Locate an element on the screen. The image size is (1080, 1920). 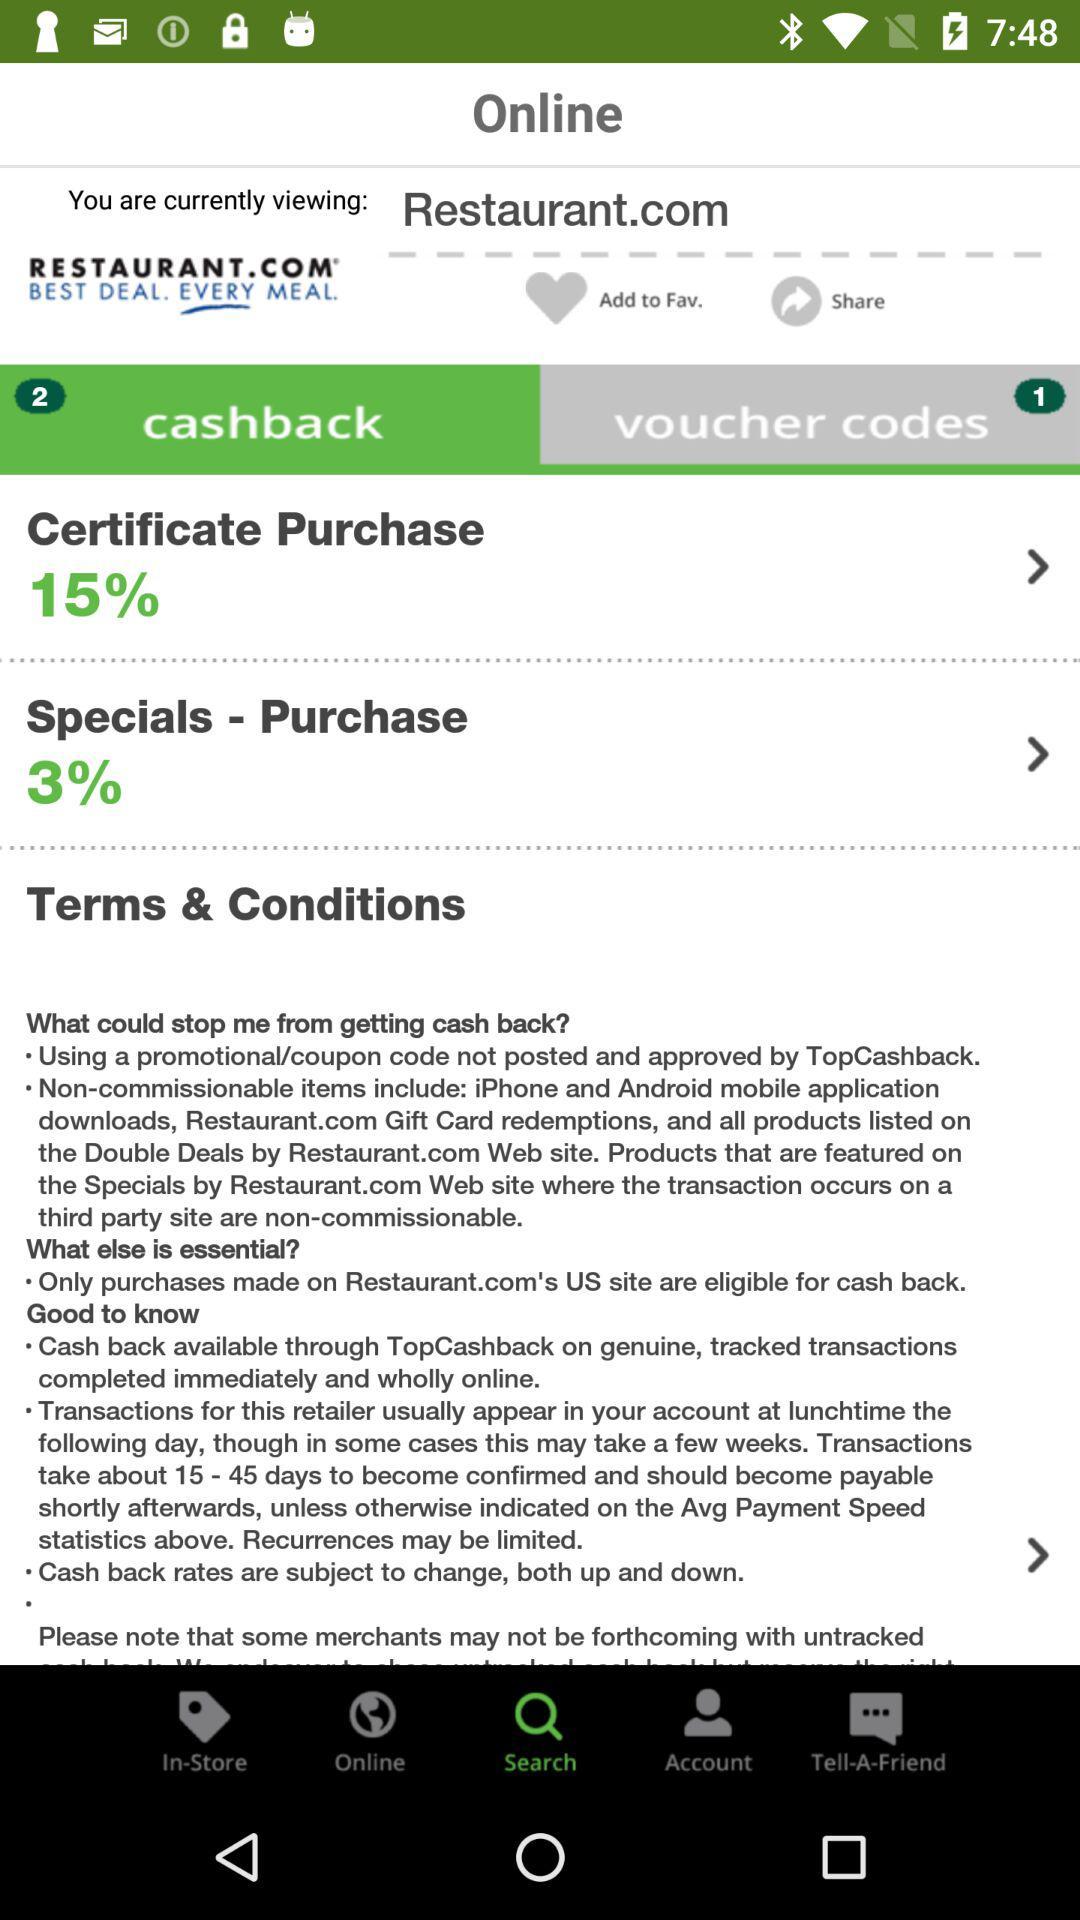
the search icon is located at coordinates (540, 1728).